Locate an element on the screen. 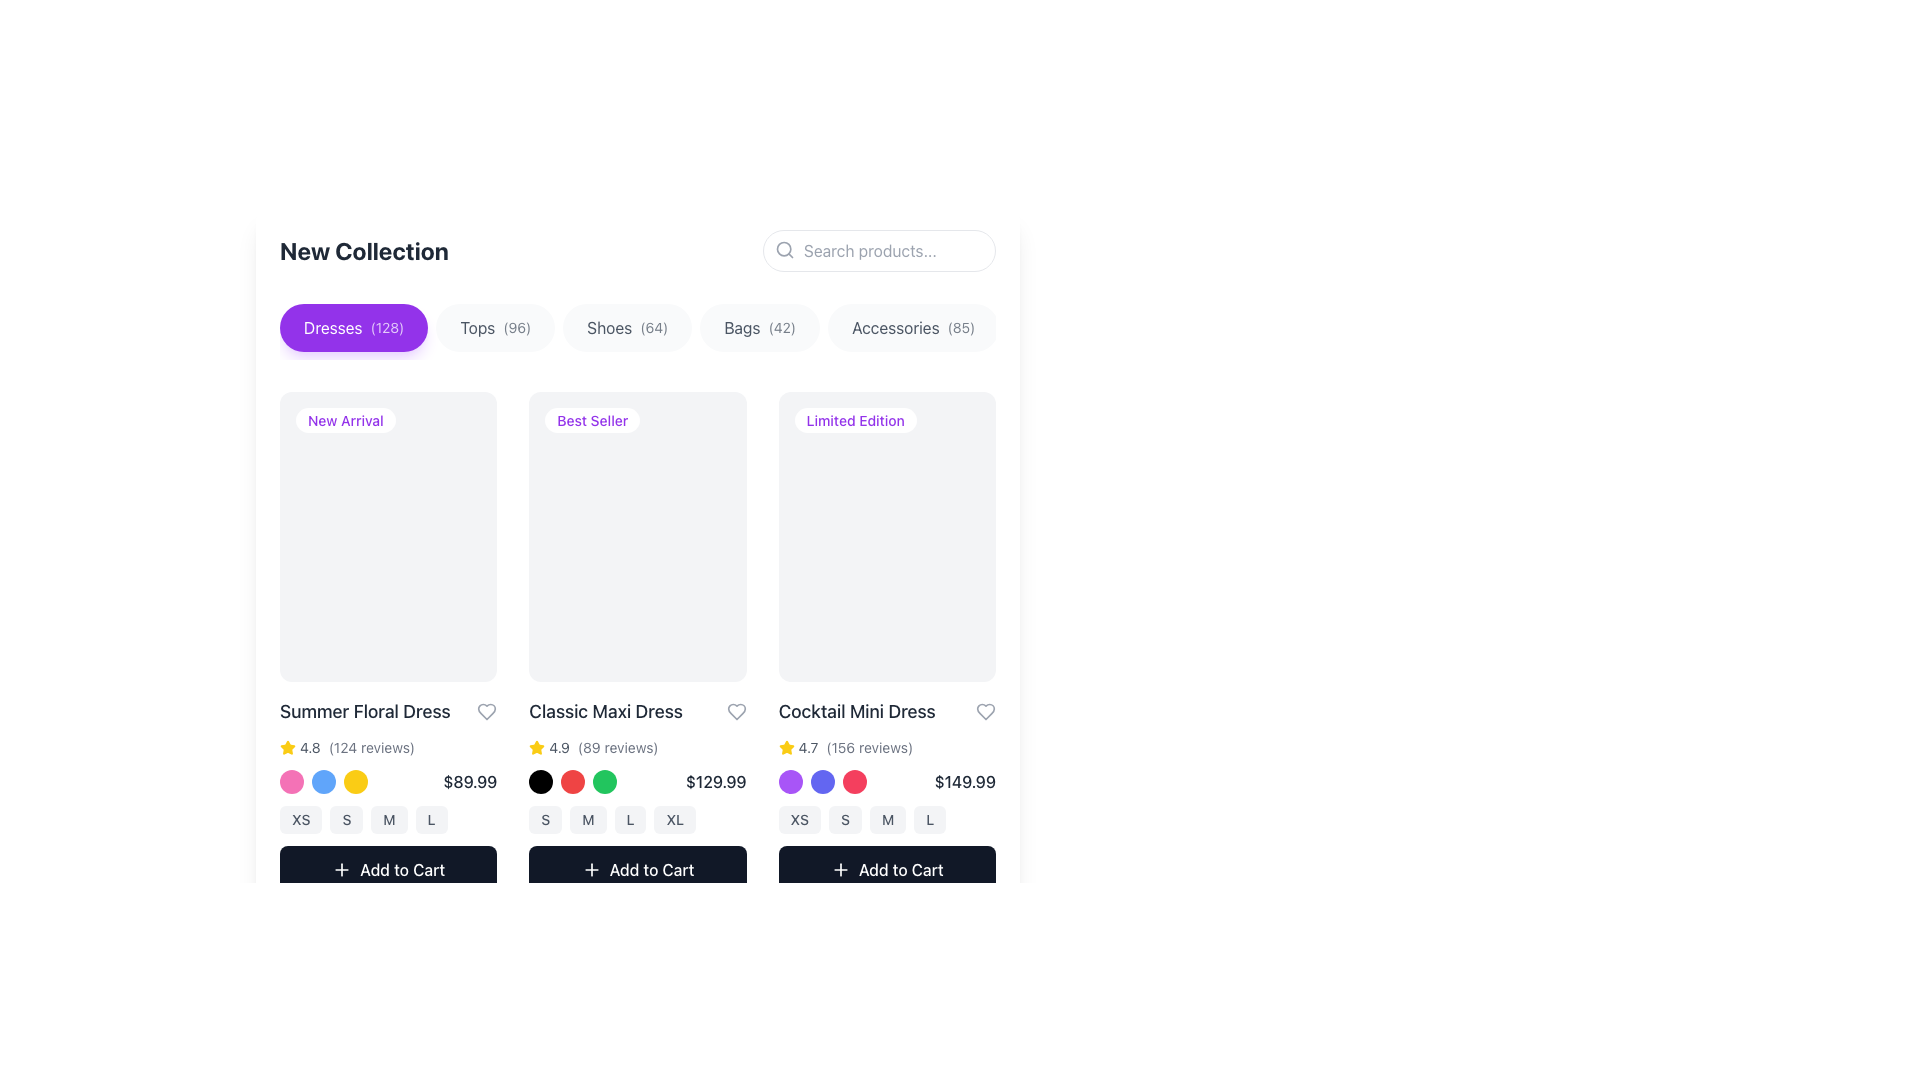 The width and height of the screenshot is (1920, 1080). the third circular color indicator button with a rose-pink hue is located at coordinates (854, 780).